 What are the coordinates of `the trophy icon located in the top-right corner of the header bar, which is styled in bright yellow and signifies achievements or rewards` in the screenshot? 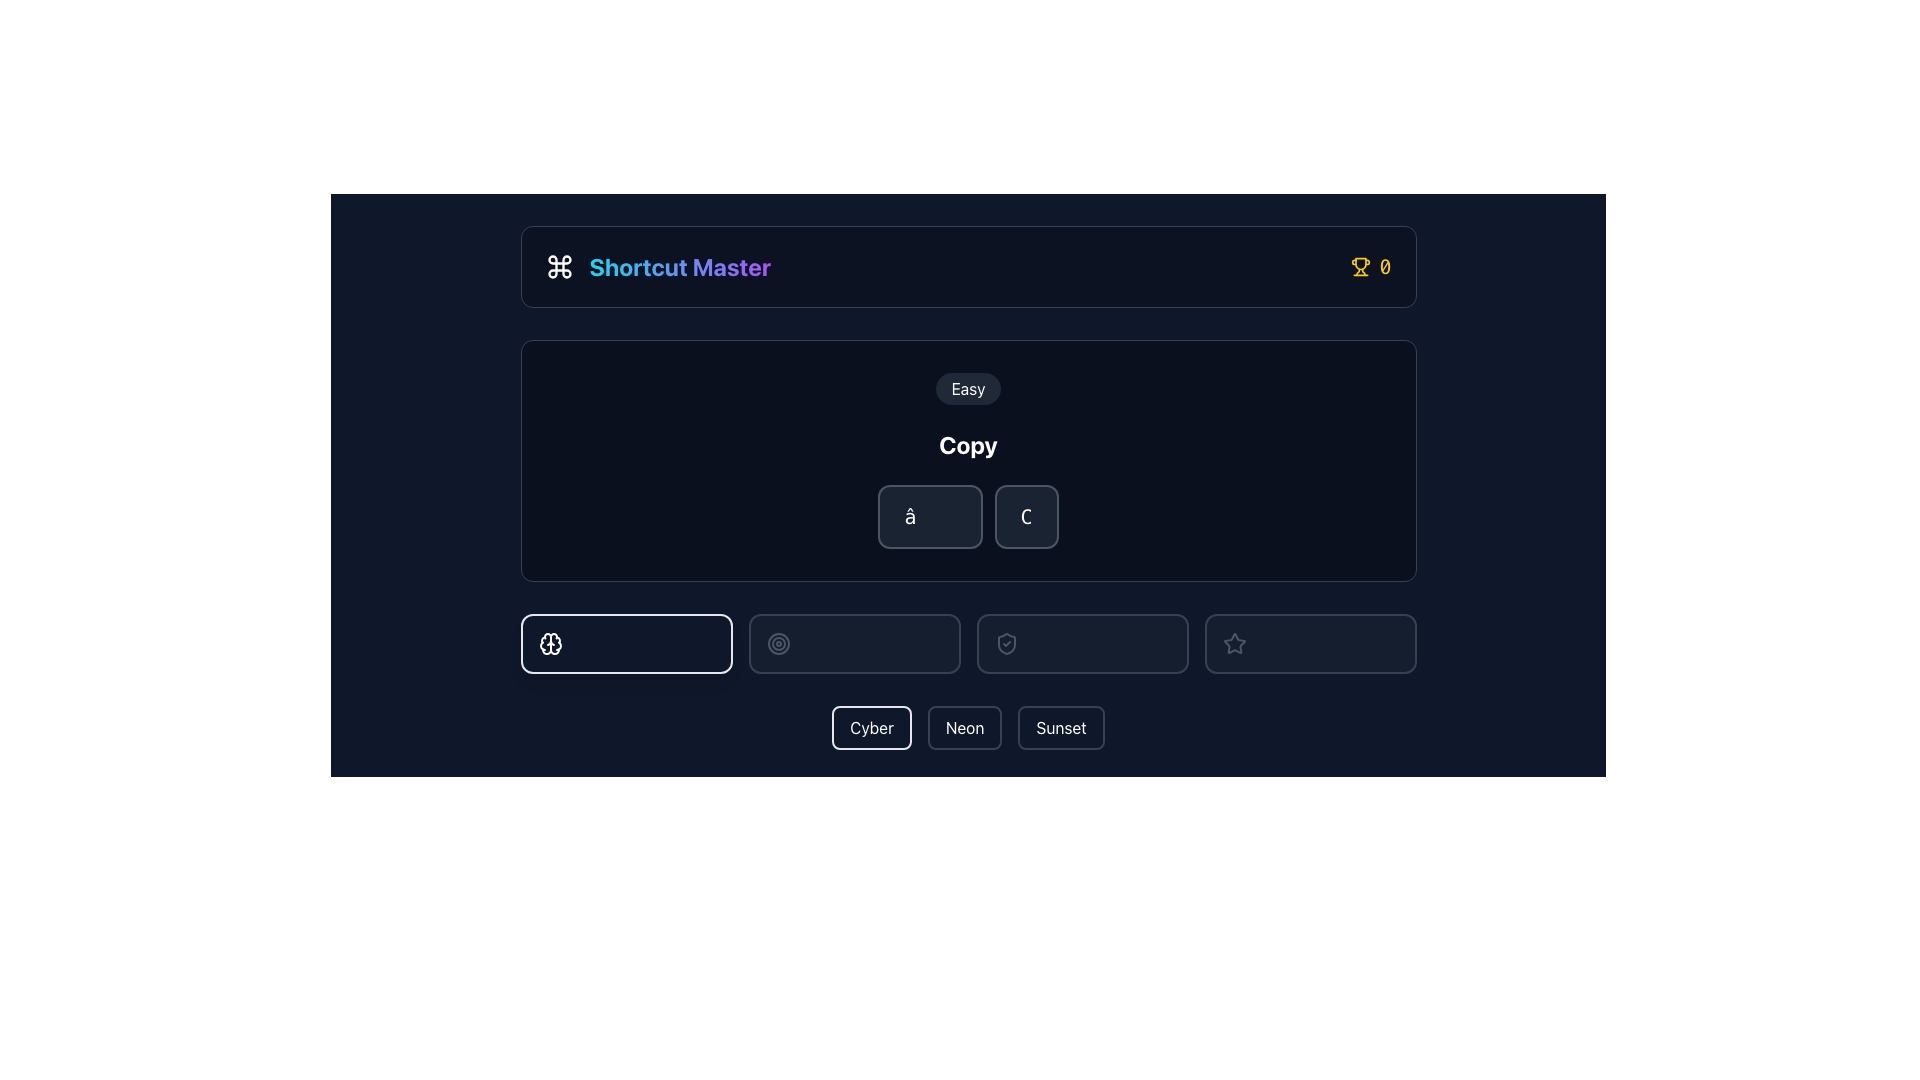 It's located at (1360, 265).